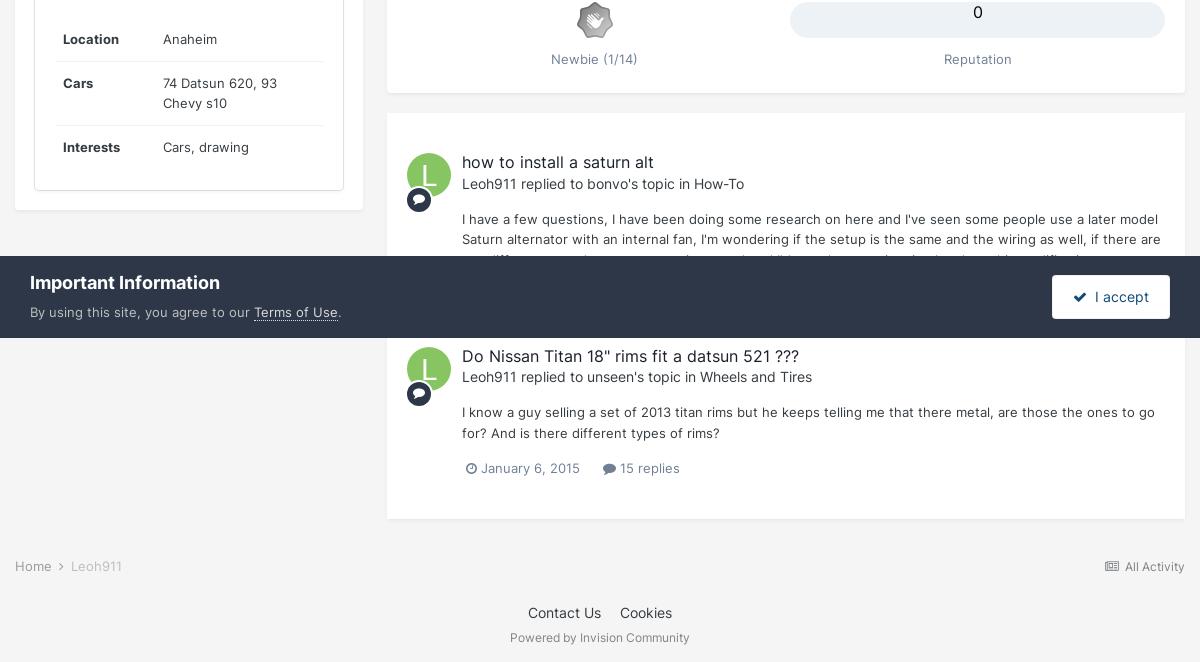  I want to click on '74 Datsun 620, 93 Chevy s10', so click(218, 92).